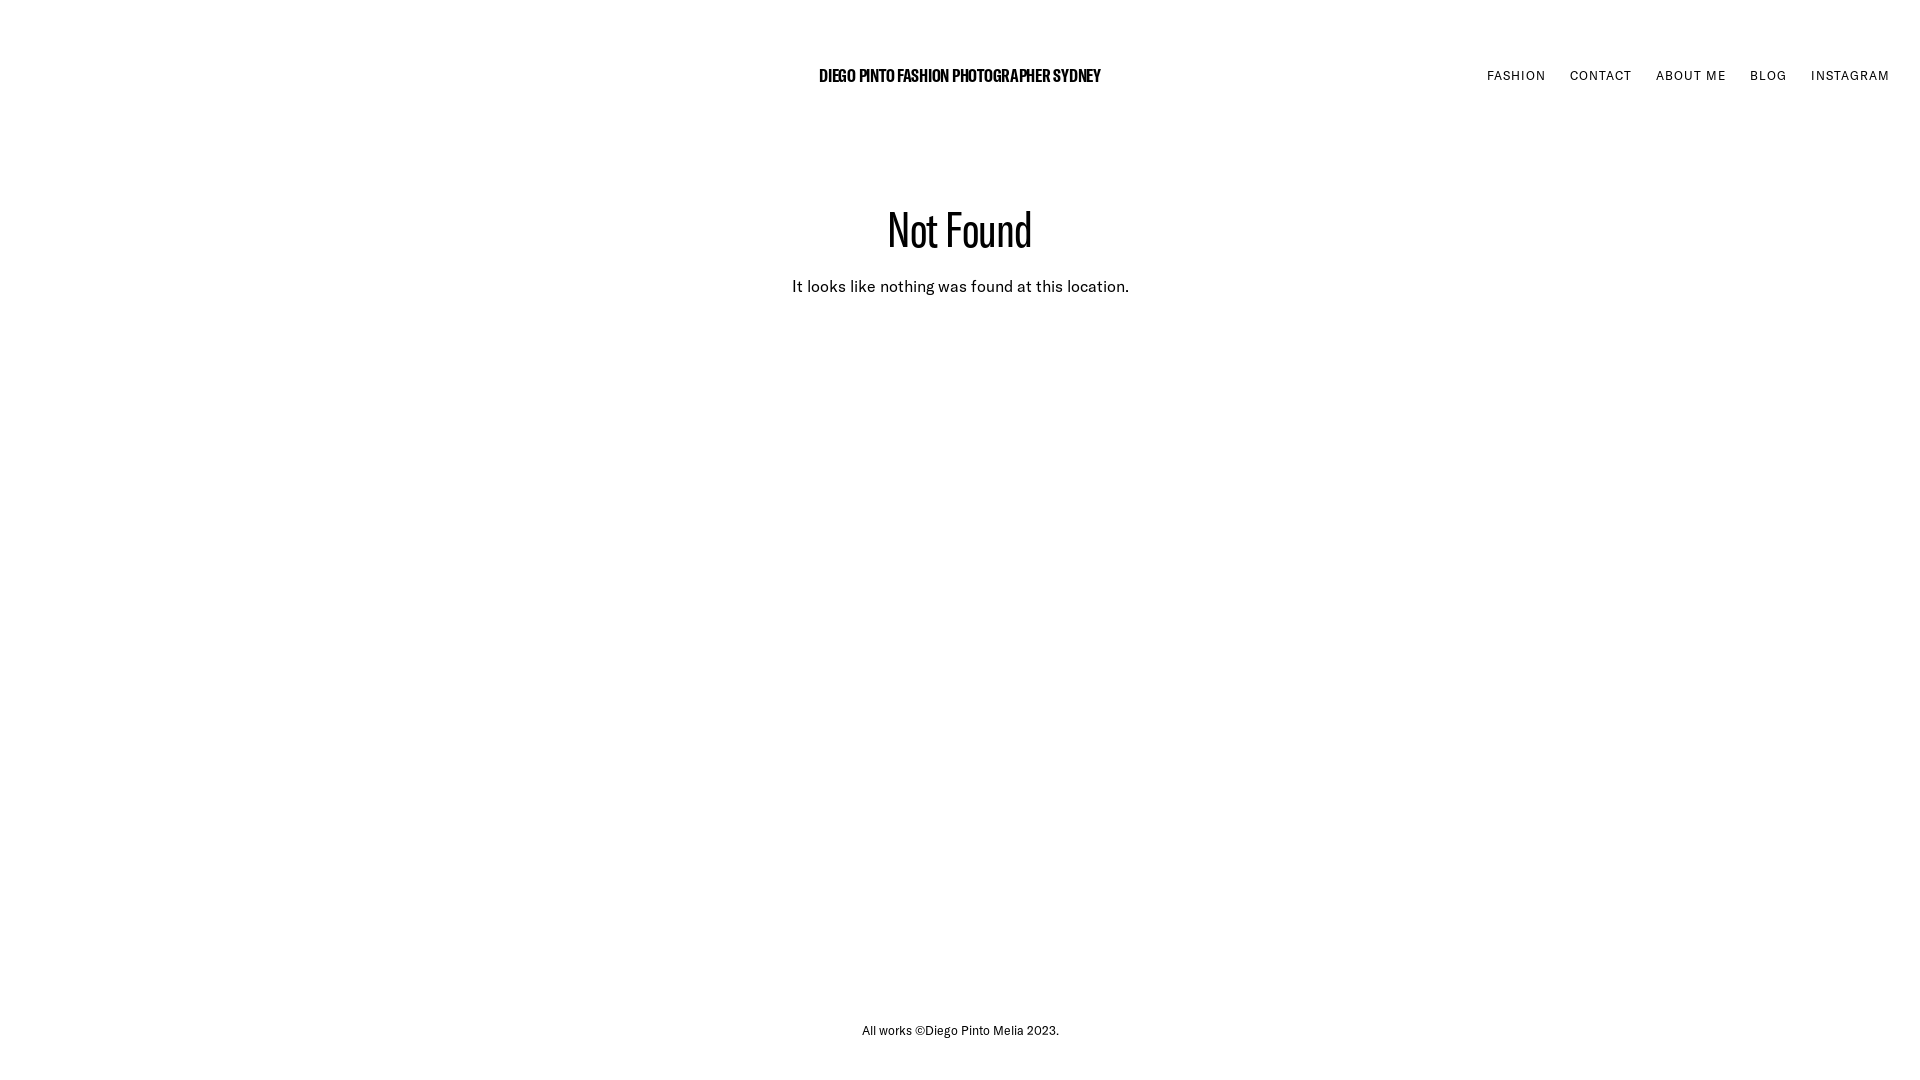 This screenshot has width=1920, height=1080. What do you see at coordinates (958, 73) in the screenshot?
I see `'DIEGO PINTO FASHION PHOTOGRAPHER SYDNEY'` at bounding box center [958, 73].